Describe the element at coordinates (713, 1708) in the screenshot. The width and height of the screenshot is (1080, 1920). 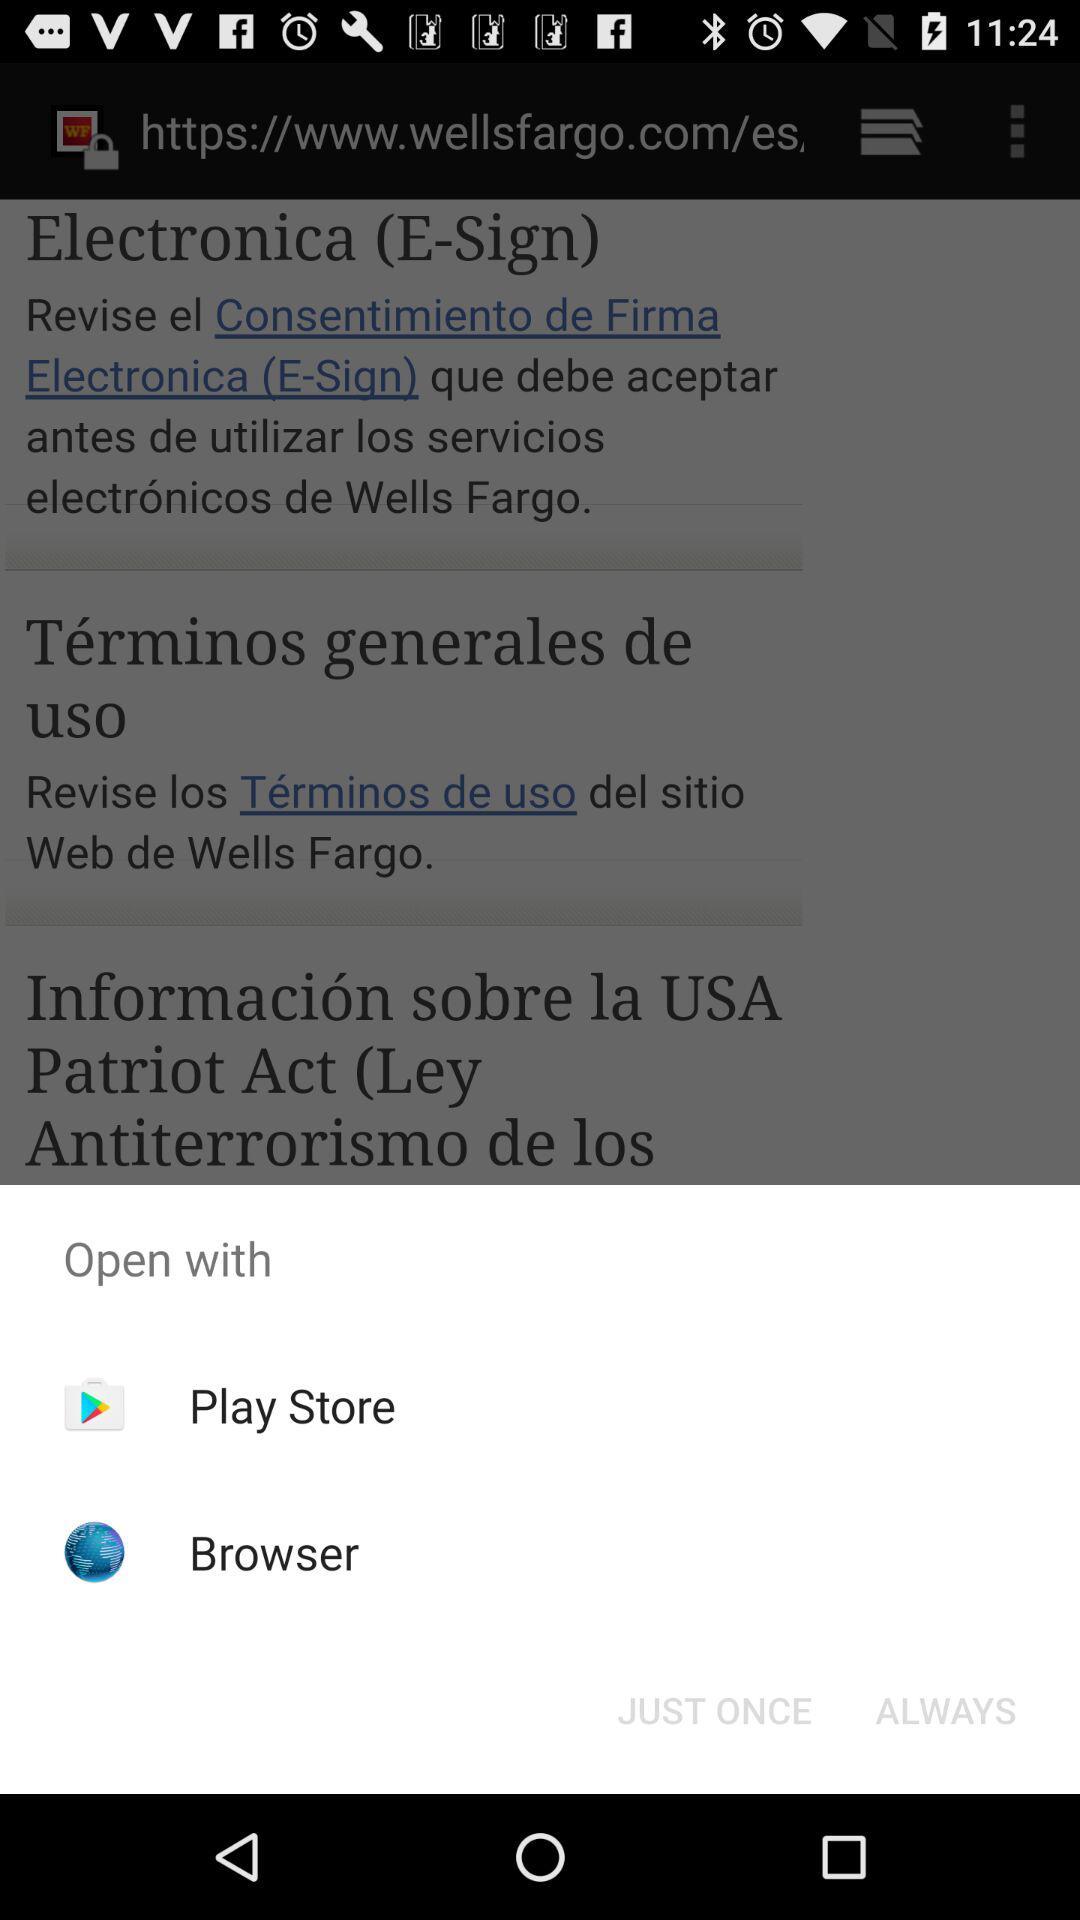
I see `the icon next to the always button` at that location.